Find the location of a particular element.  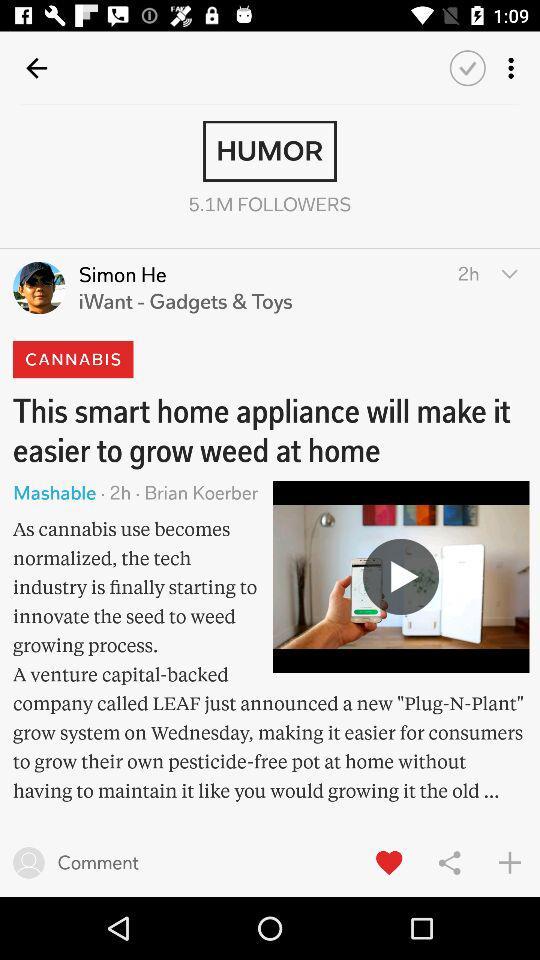

the avatar icon is located at coordinates (39, 287).